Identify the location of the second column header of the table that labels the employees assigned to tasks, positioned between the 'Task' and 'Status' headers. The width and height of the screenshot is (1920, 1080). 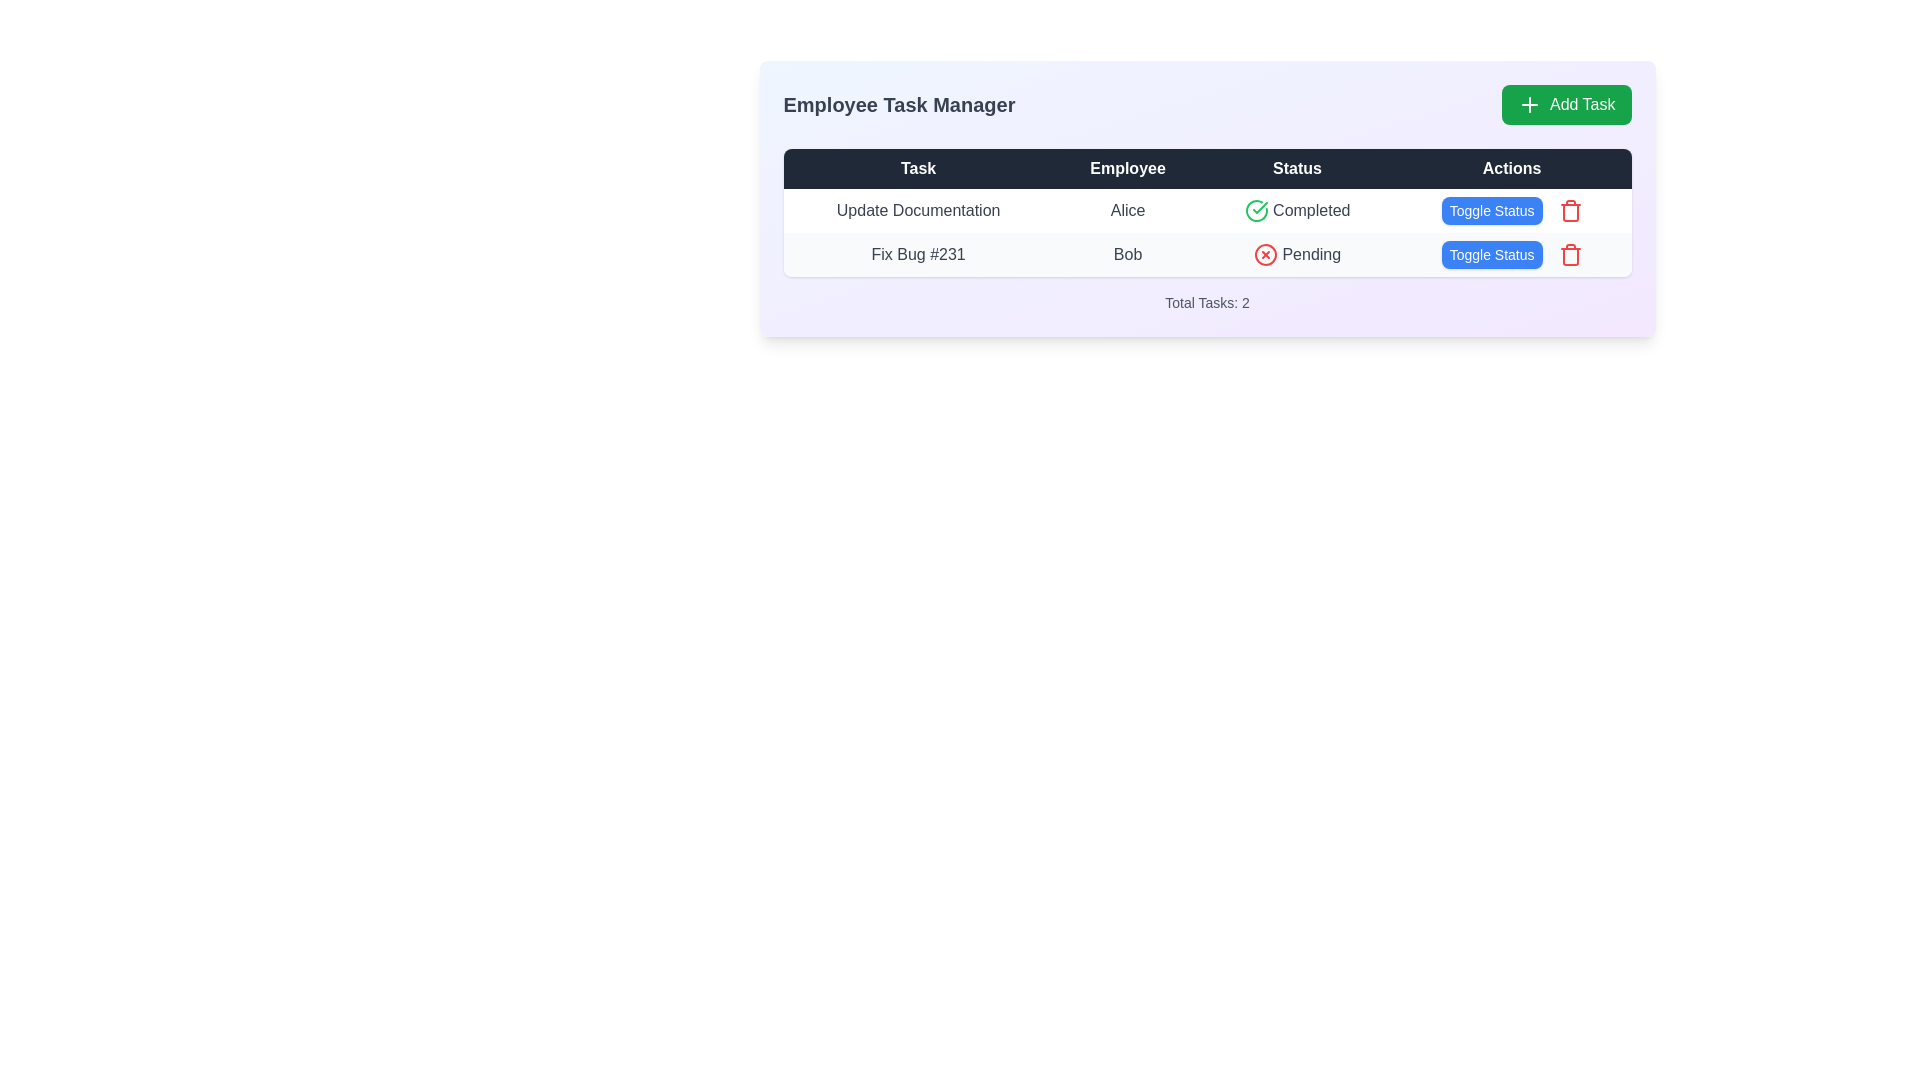
(1128, 168).